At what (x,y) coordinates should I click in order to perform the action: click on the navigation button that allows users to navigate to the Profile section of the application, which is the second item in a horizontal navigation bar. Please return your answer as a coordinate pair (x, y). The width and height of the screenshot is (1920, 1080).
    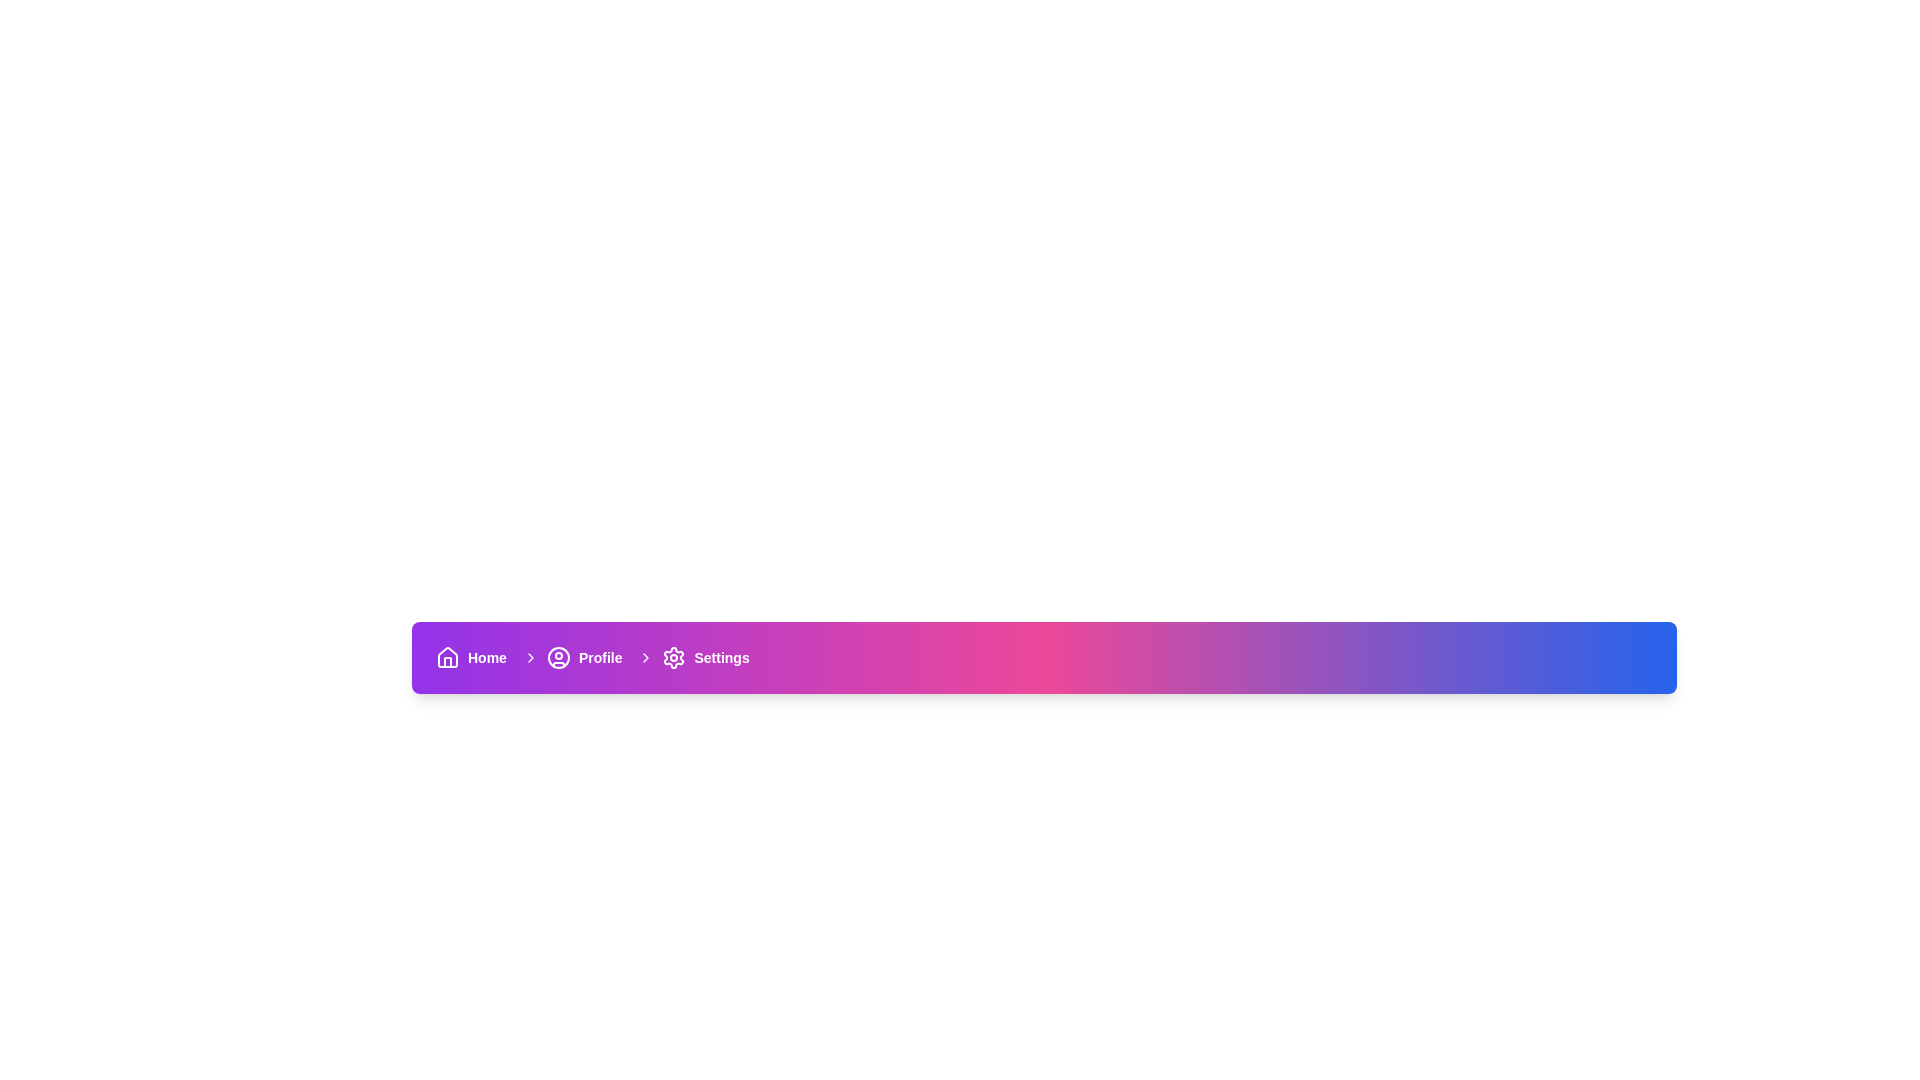
    Looking at the image, I should click on (571, 658).